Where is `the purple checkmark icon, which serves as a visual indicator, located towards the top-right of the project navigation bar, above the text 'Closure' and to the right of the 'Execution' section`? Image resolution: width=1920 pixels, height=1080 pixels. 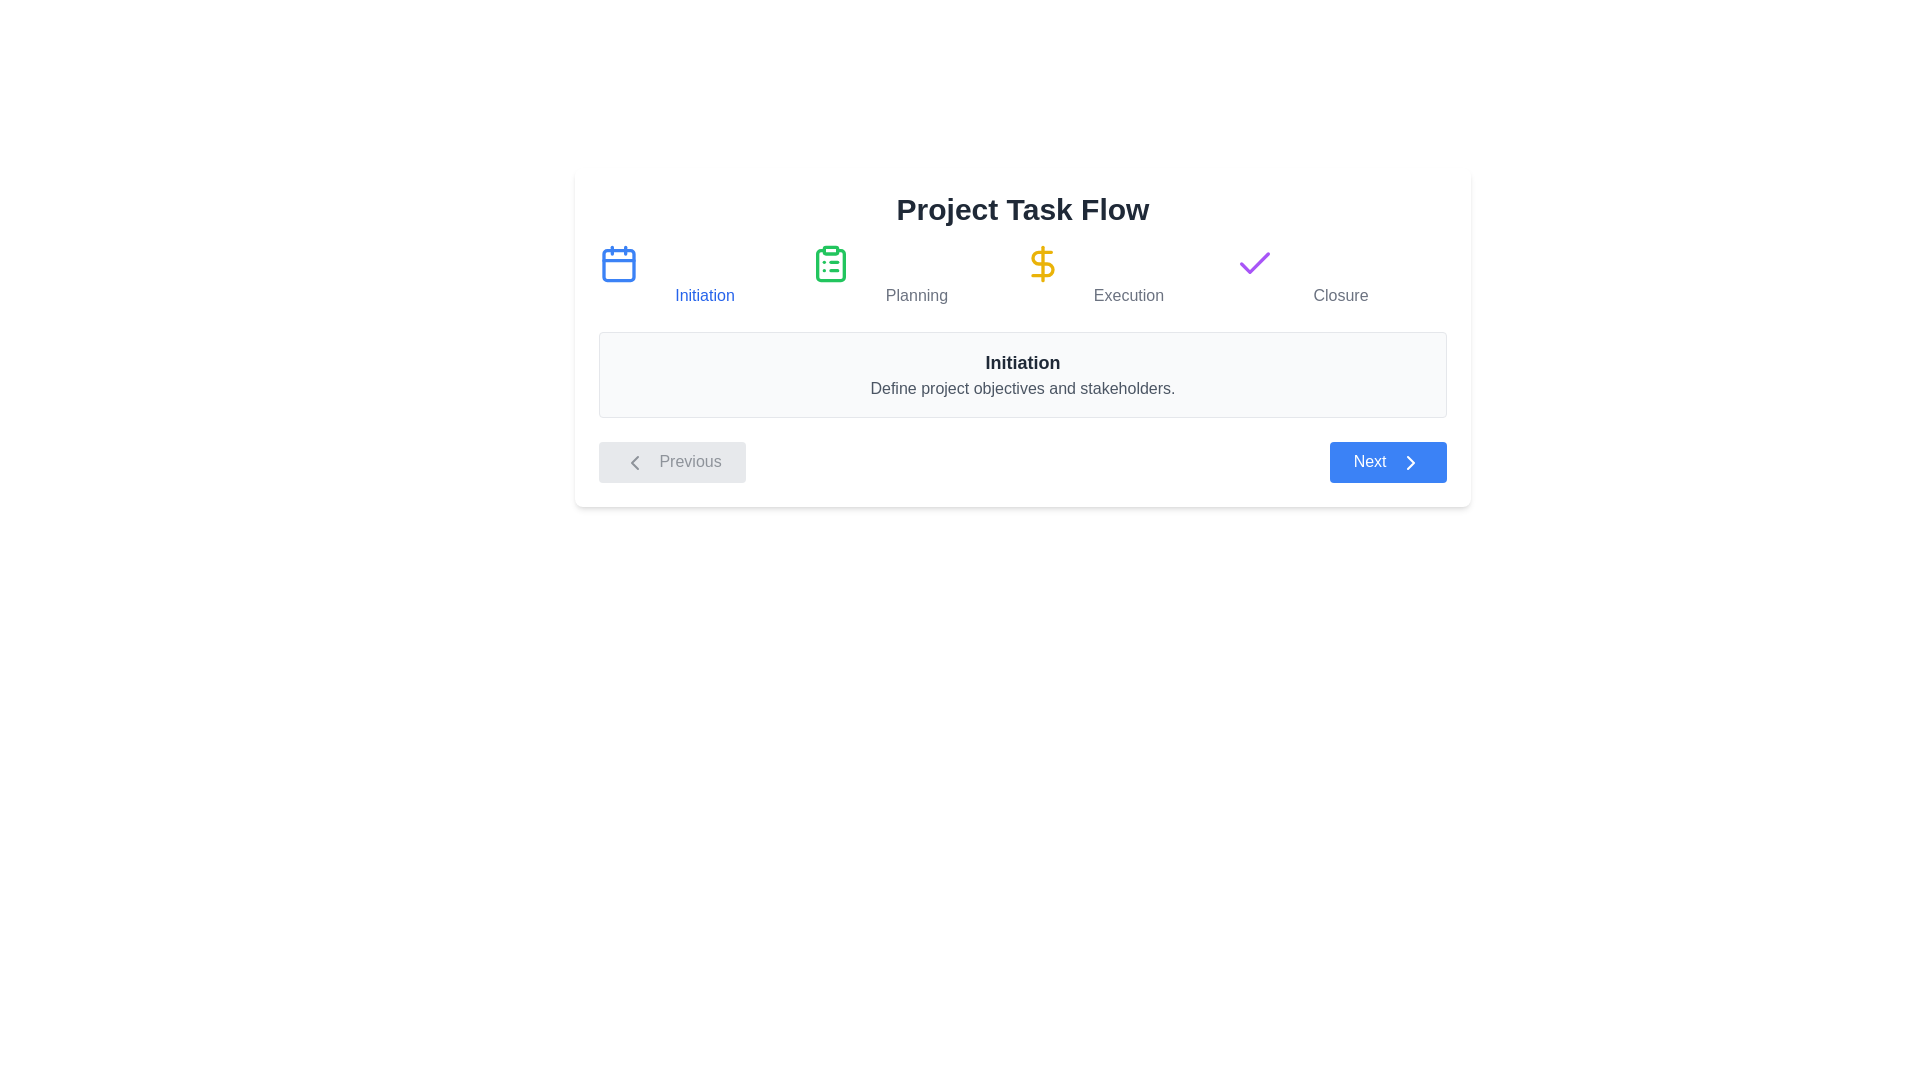 the purple checkmark icon, which serves as a visual indicator, located towards the top-right of the project navigation bar, above the text 'Closure' and to the right of the 'Execution' section is located at coordinates (1253, 262).